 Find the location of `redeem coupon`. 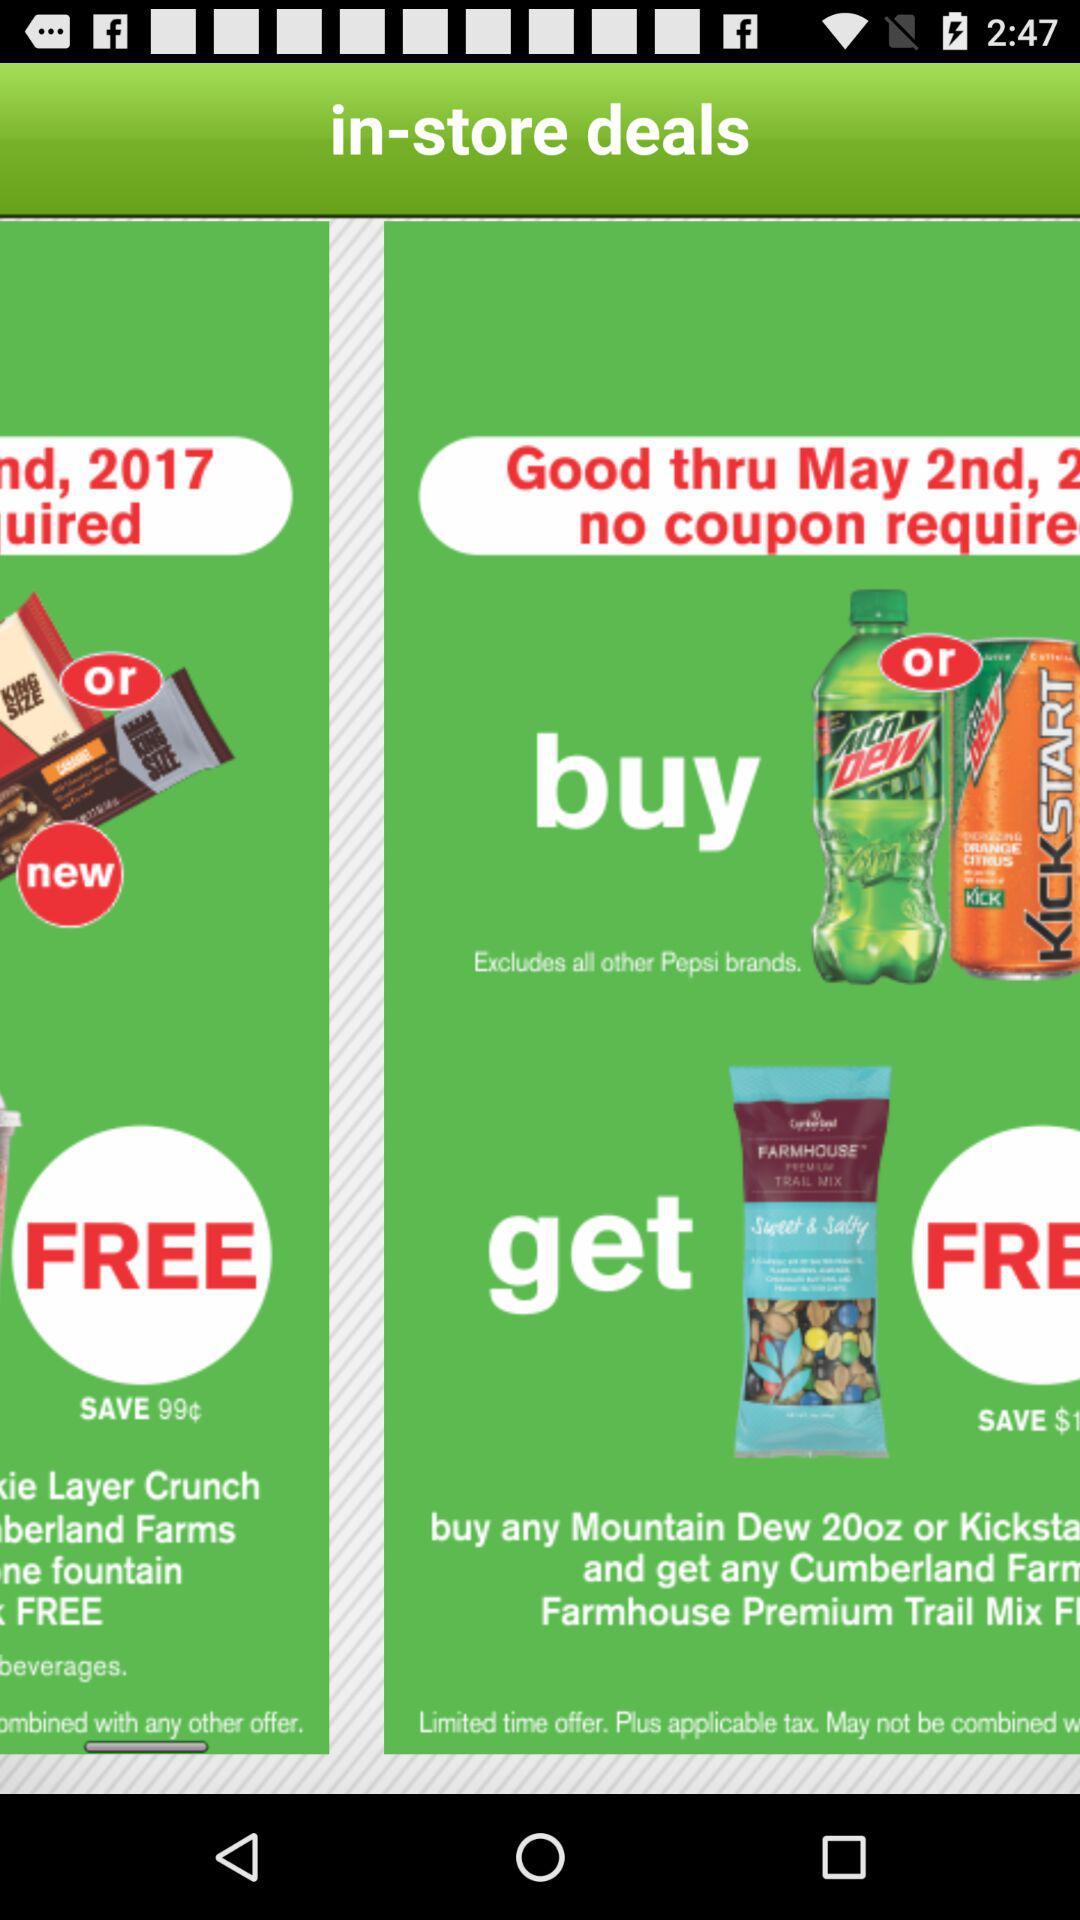

redeem coupon is located at coordinates (732, 987).